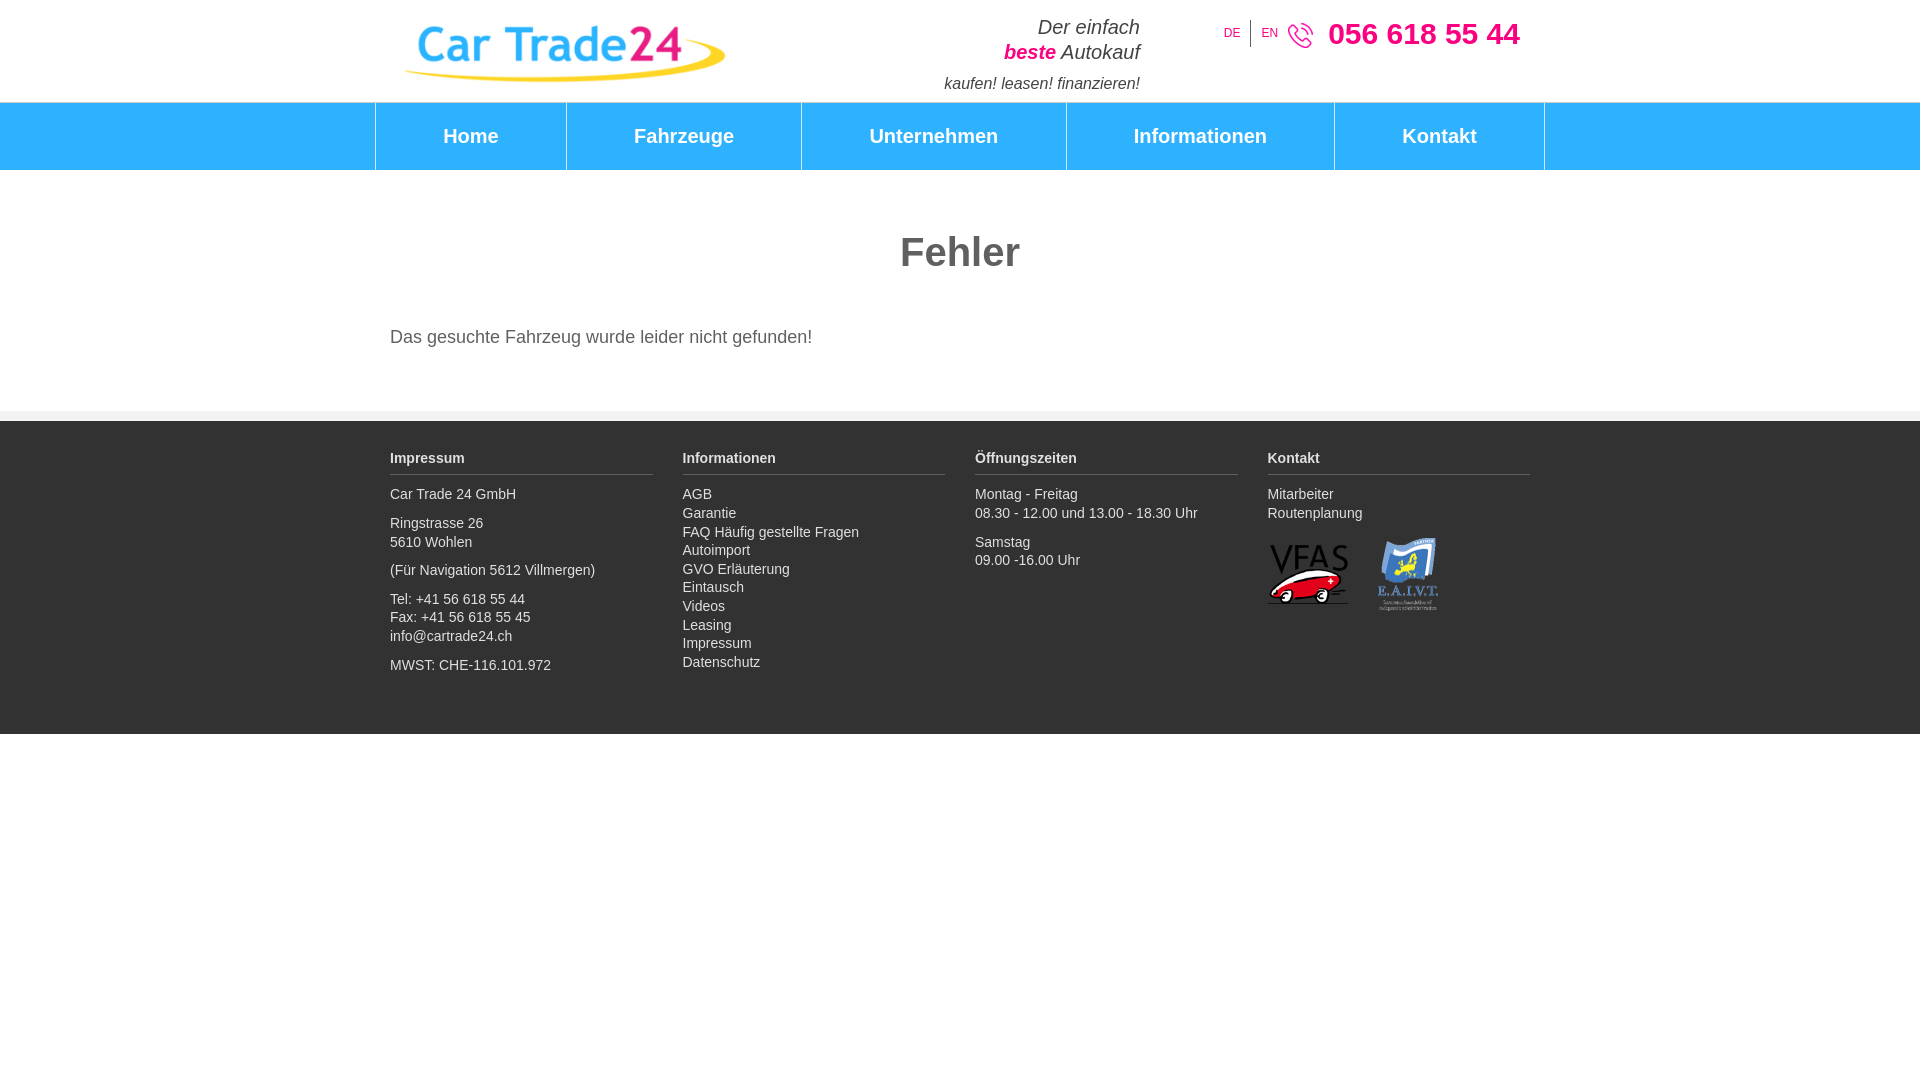 This screenshot has width=1920, height=1080. What do you see at coordinates (1200, 135) in the screenshot?
I see `'Informationen'` at bounding box center [1200, 135].